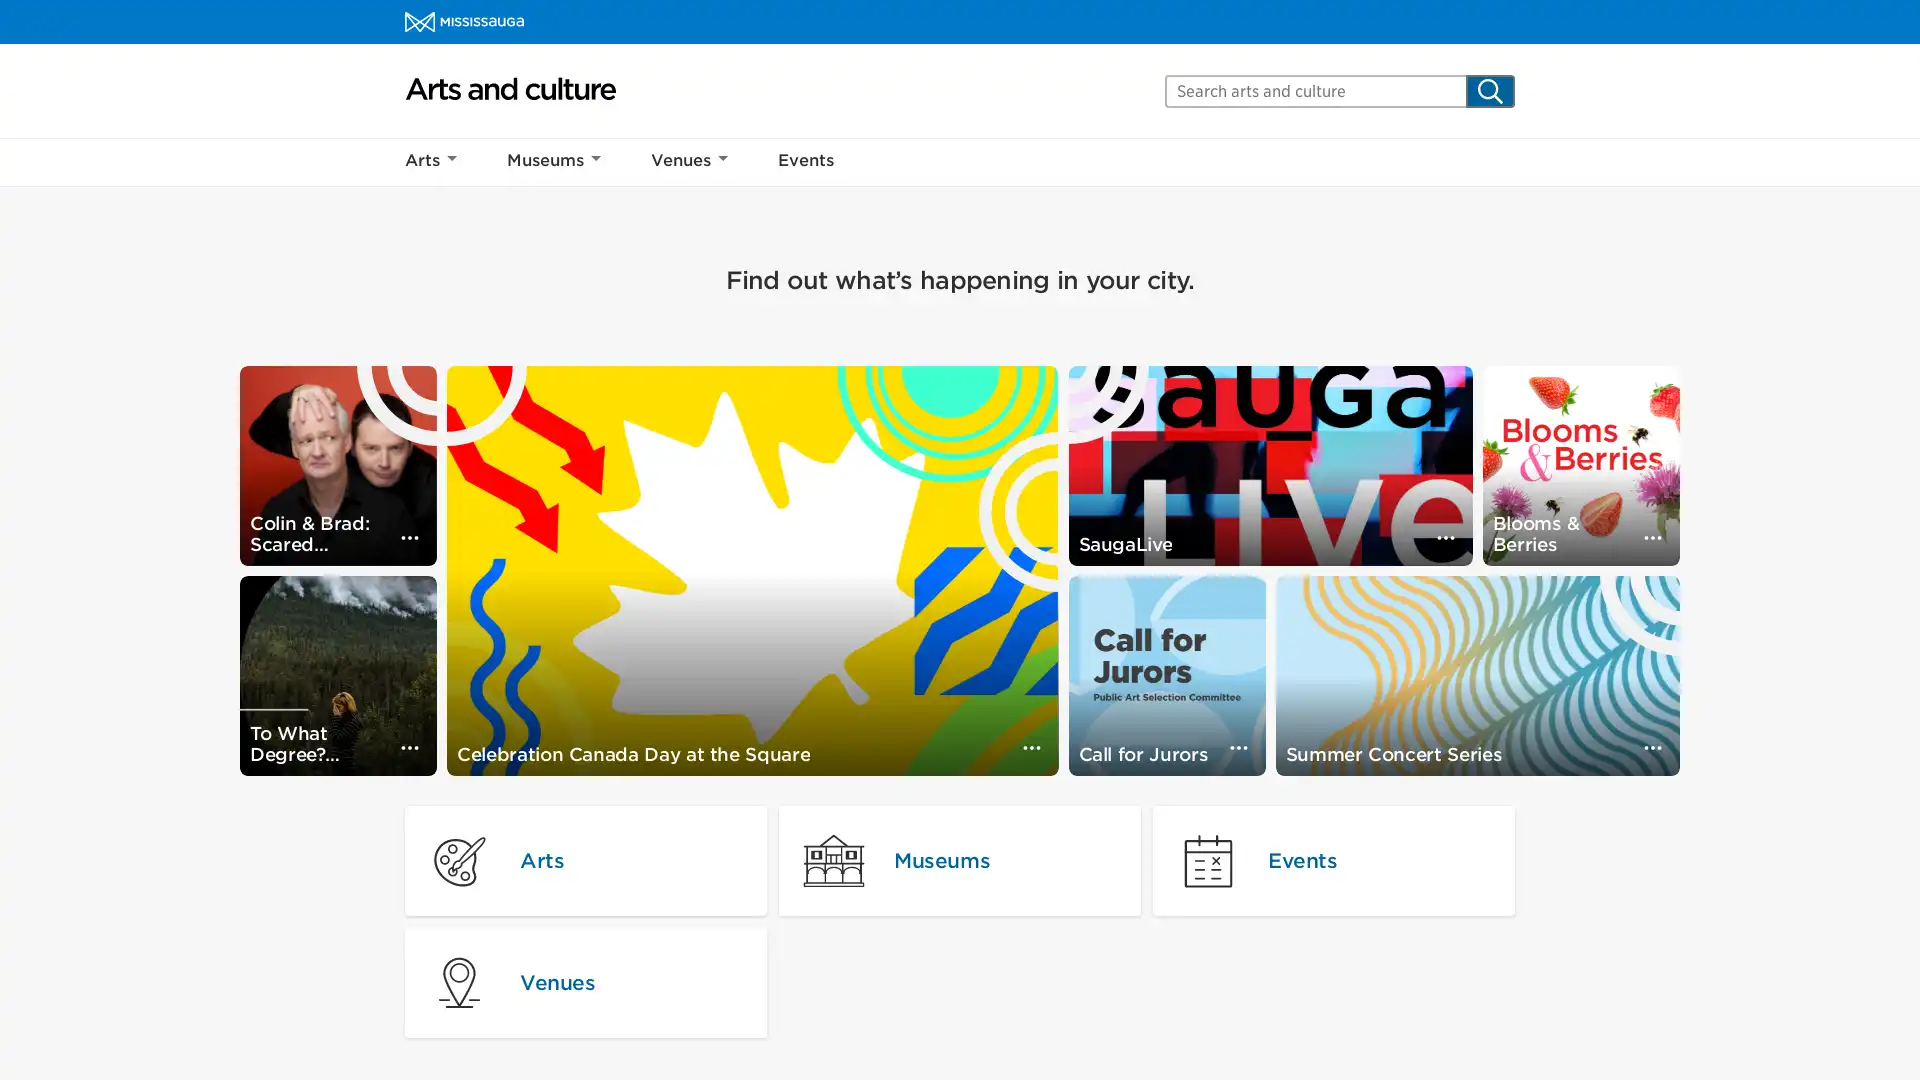  I want to click on Visually show the card details, so click(408, 536).